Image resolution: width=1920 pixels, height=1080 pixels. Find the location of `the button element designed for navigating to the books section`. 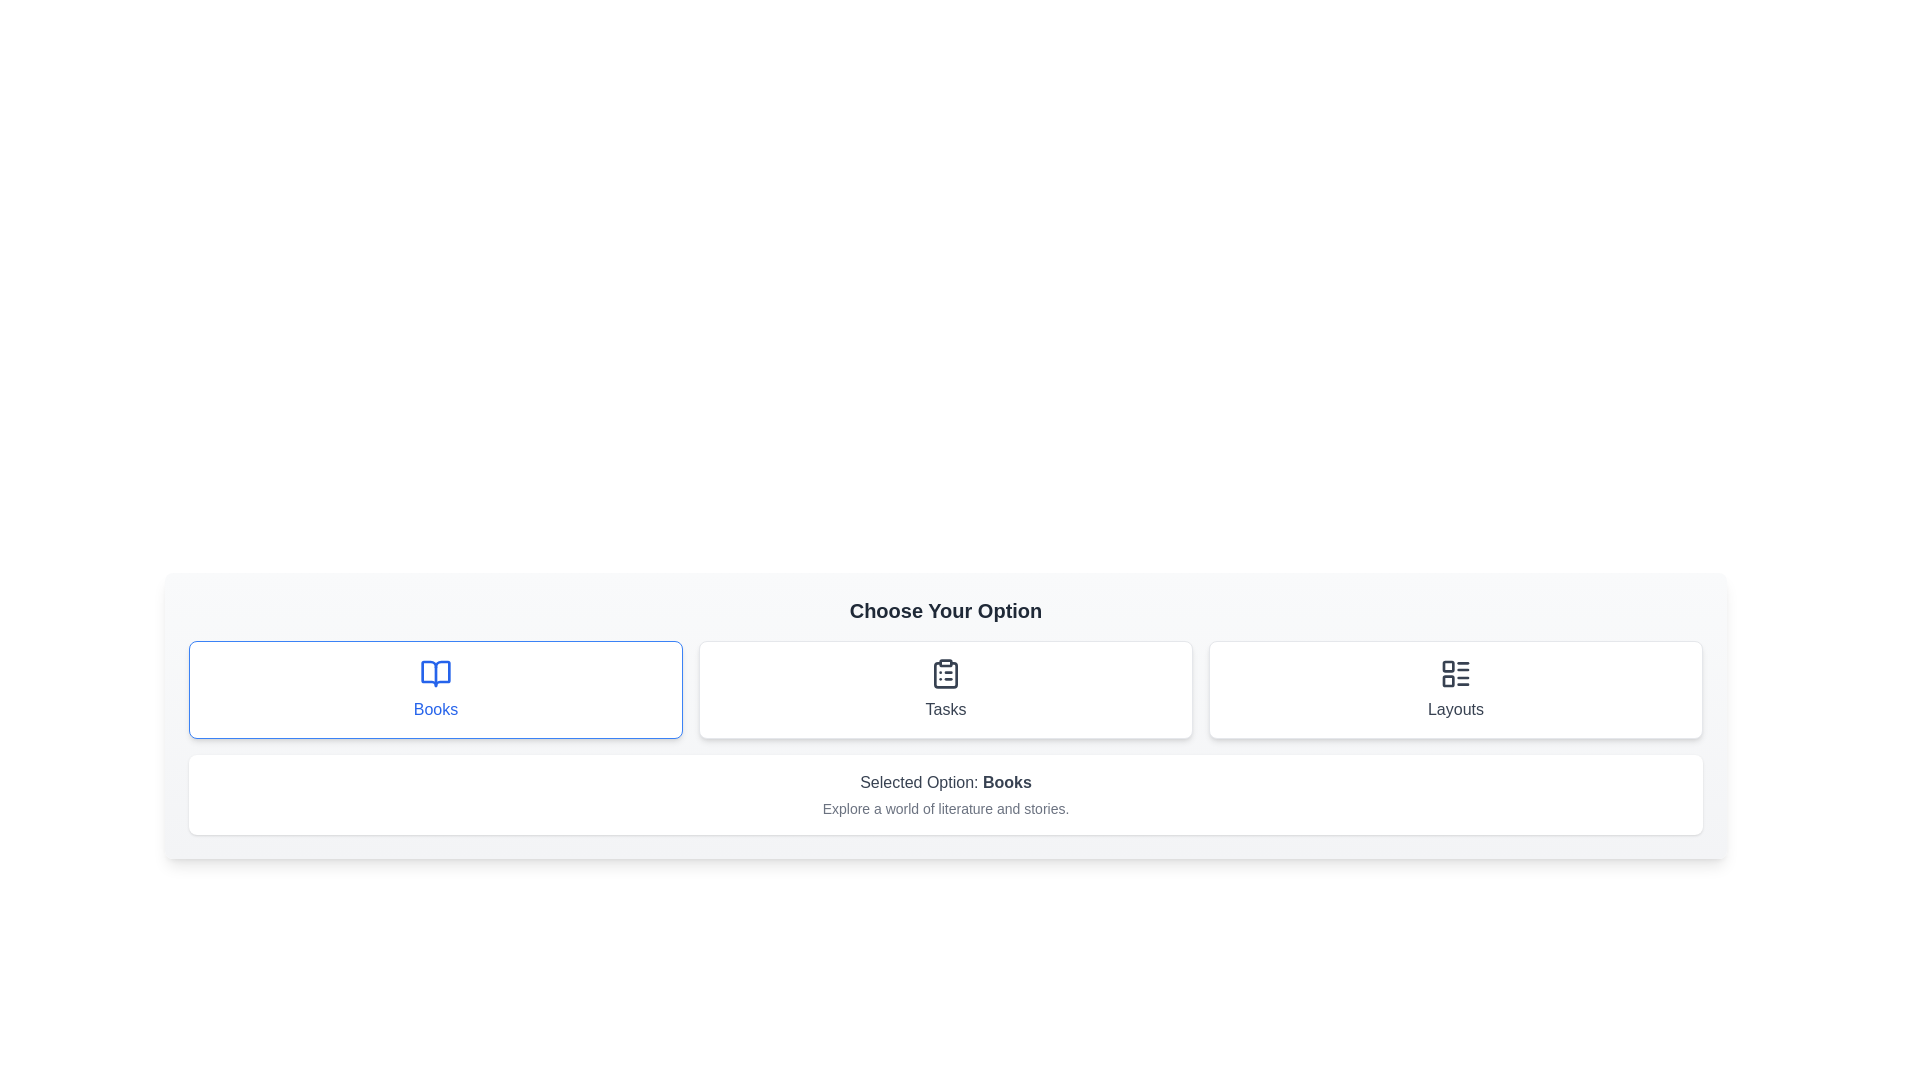

the button element designed for navigating to the books section is located at coordinates (435, 689).